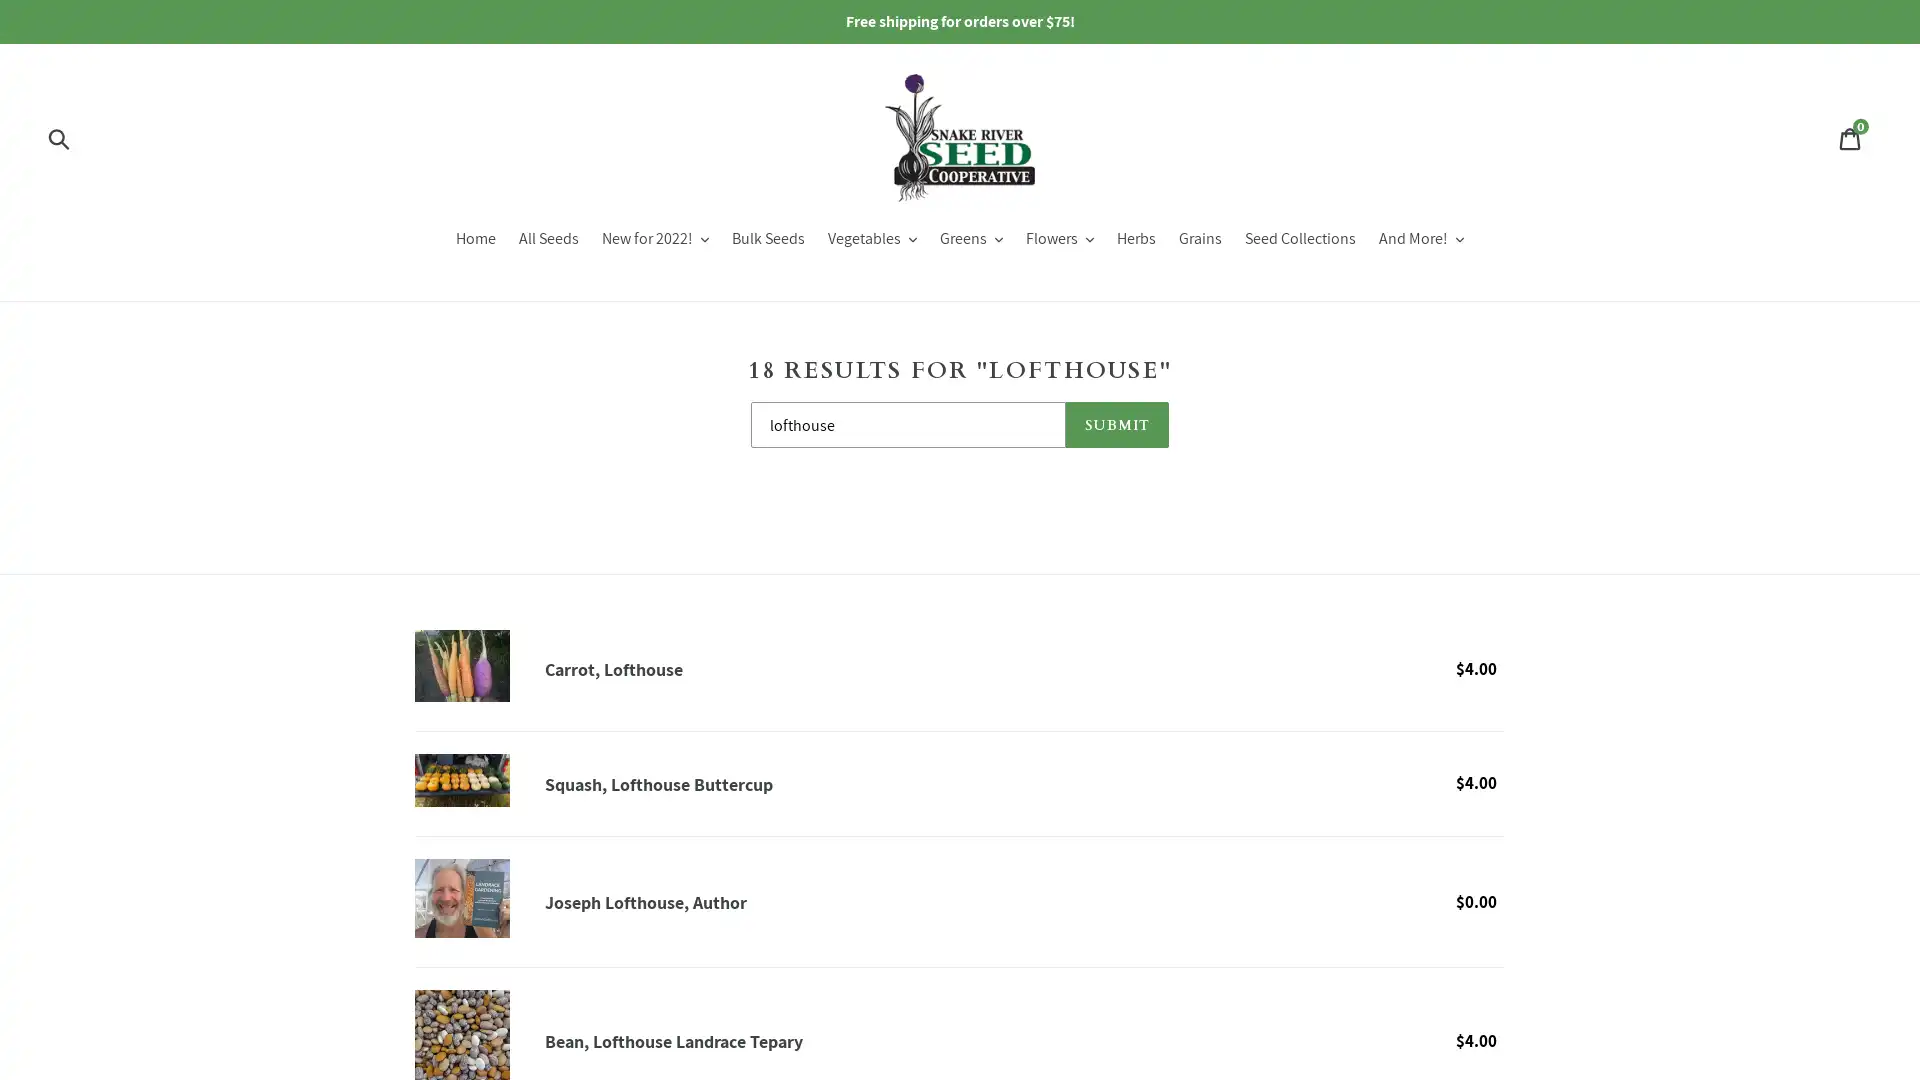  What do you see at coordinates (1116, 423) in the screenshot?
I see `SUBMIT` at bounding box center [1116, 423].